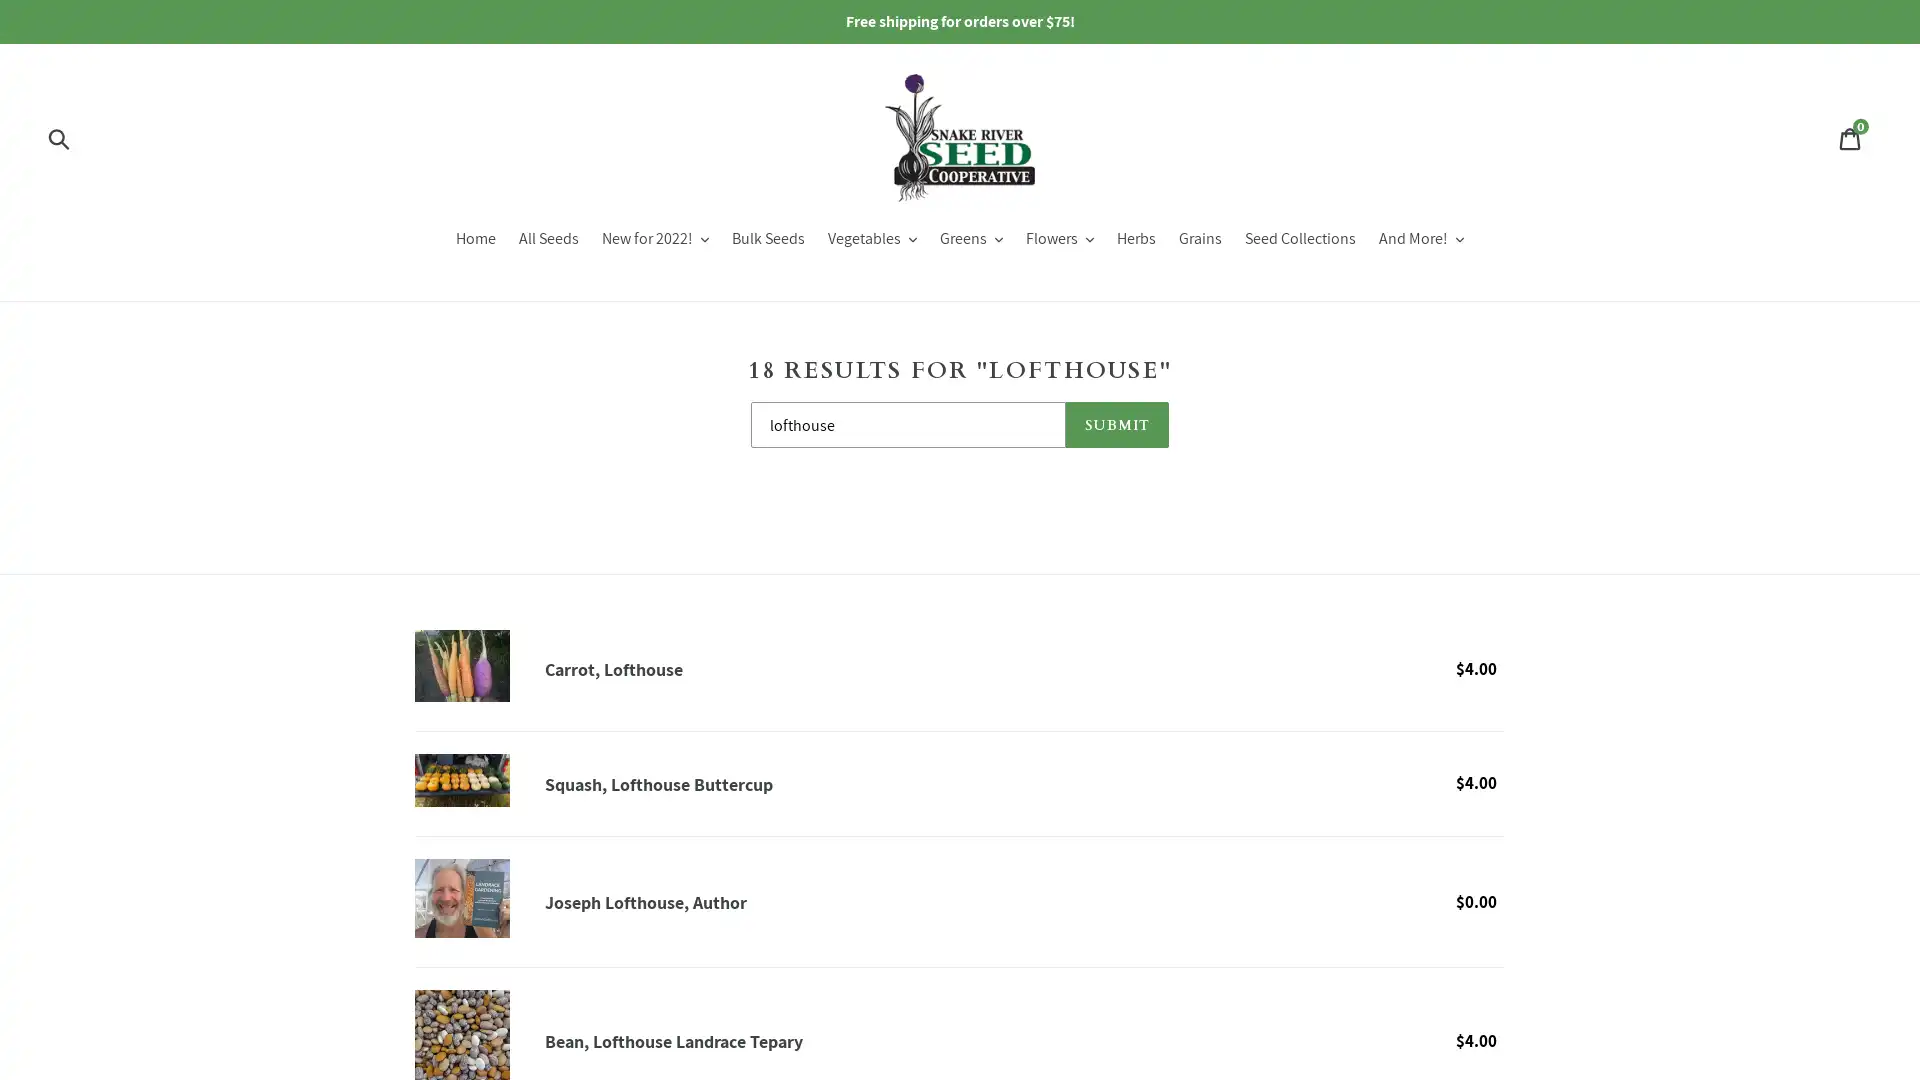  What do you see at coordinates (1116, 423) in the screenshot?
I see `SUBMIT` at bounding box center [1116, 423].